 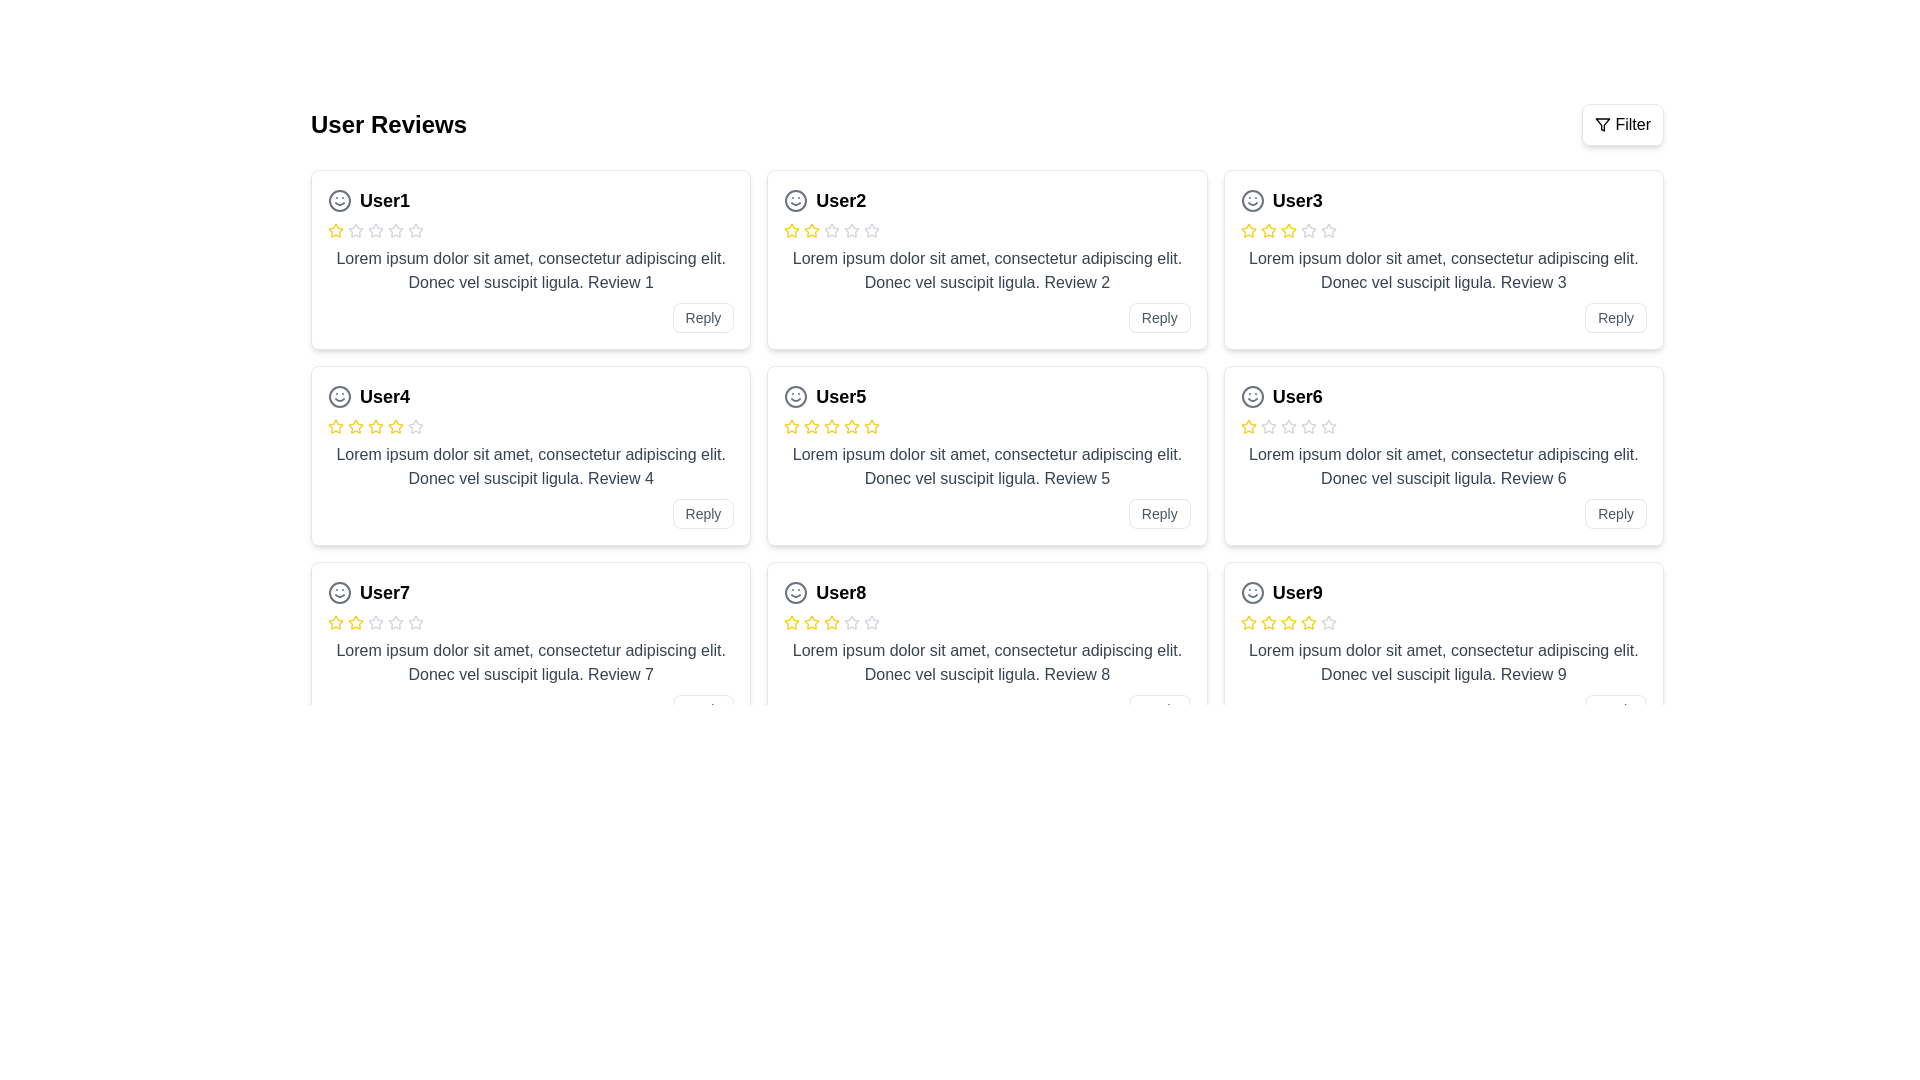 I want to click on the yellow star-shaped icon indicating the first star in the rating system for 'User1' in the top left card of the review grid, so click(x=336, y=230).